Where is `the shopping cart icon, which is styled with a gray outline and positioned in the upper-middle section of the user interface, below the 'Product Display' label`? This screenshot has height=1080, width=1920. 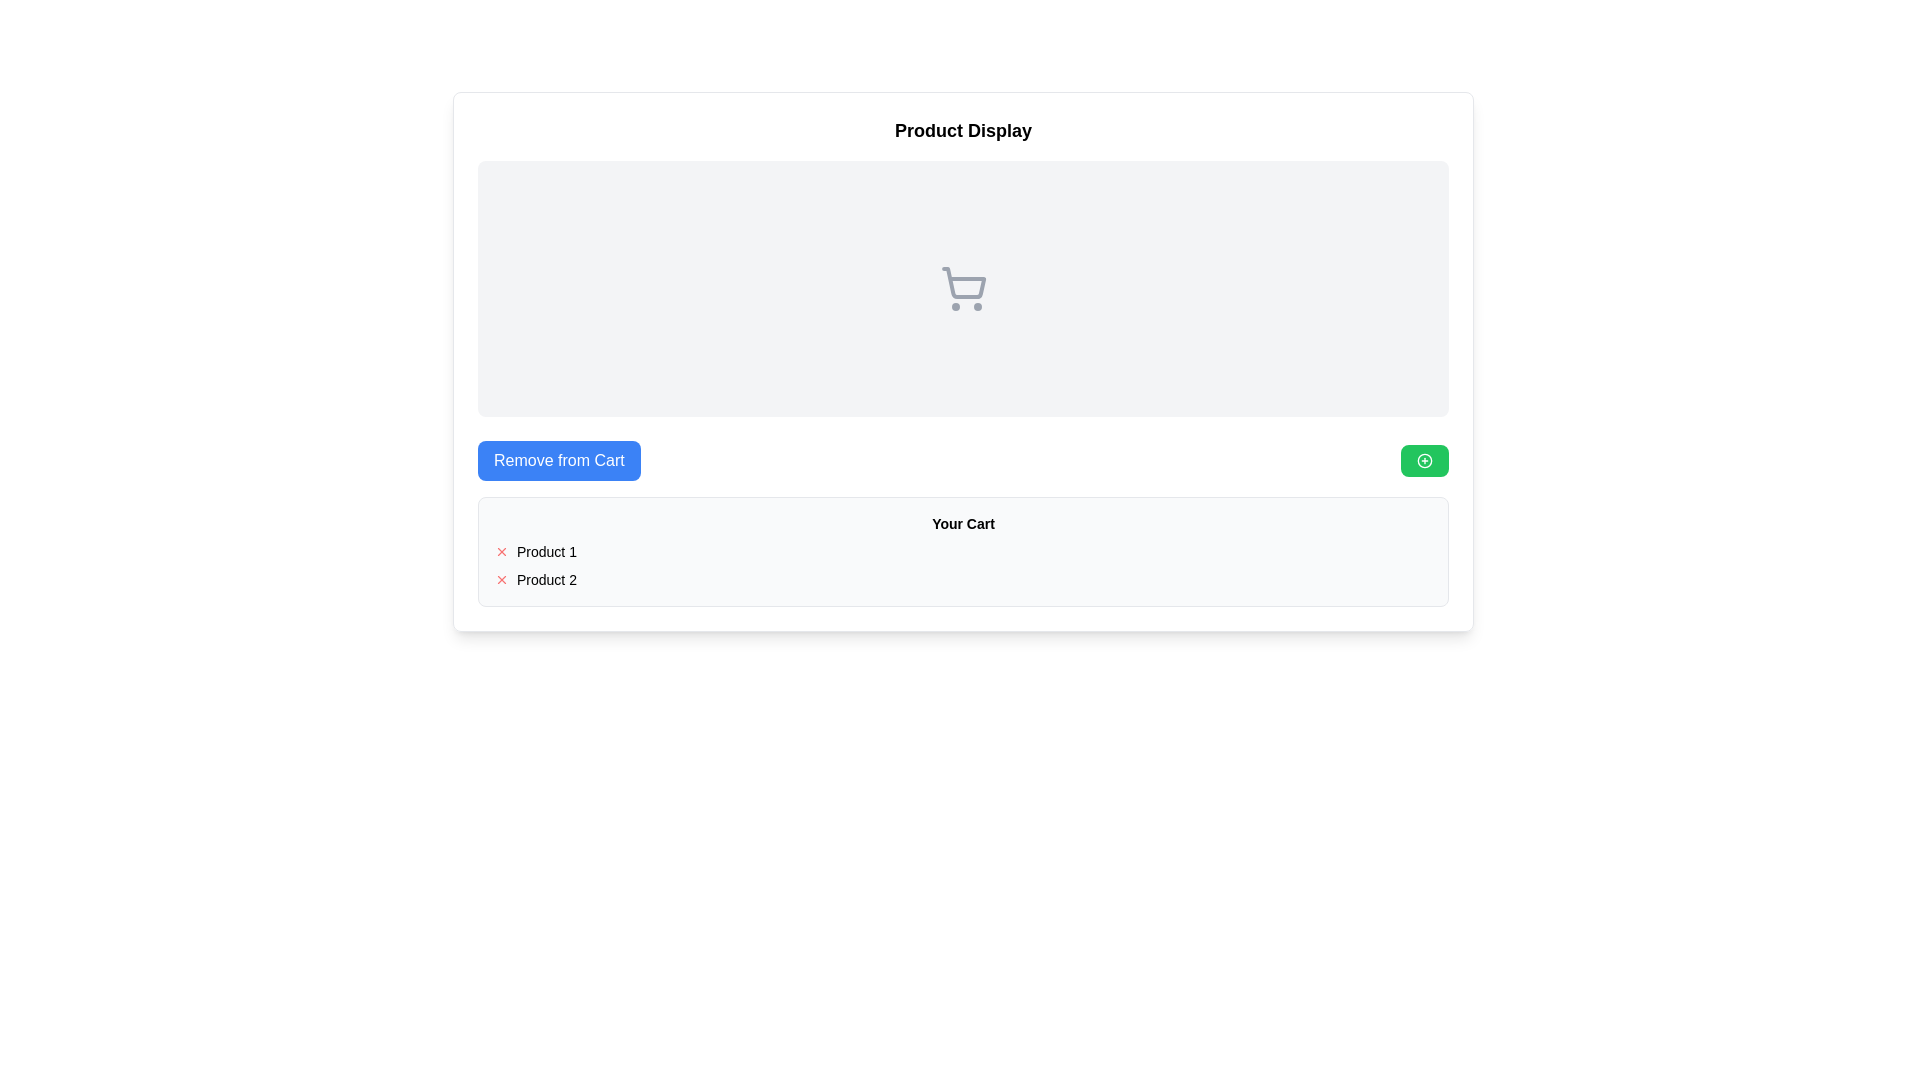
the shopping cart icon, which is styled with a gray outline and positioned in the upper-middle section of the user interface, below the 'Product Display' label is located at coordinates (963, 289).